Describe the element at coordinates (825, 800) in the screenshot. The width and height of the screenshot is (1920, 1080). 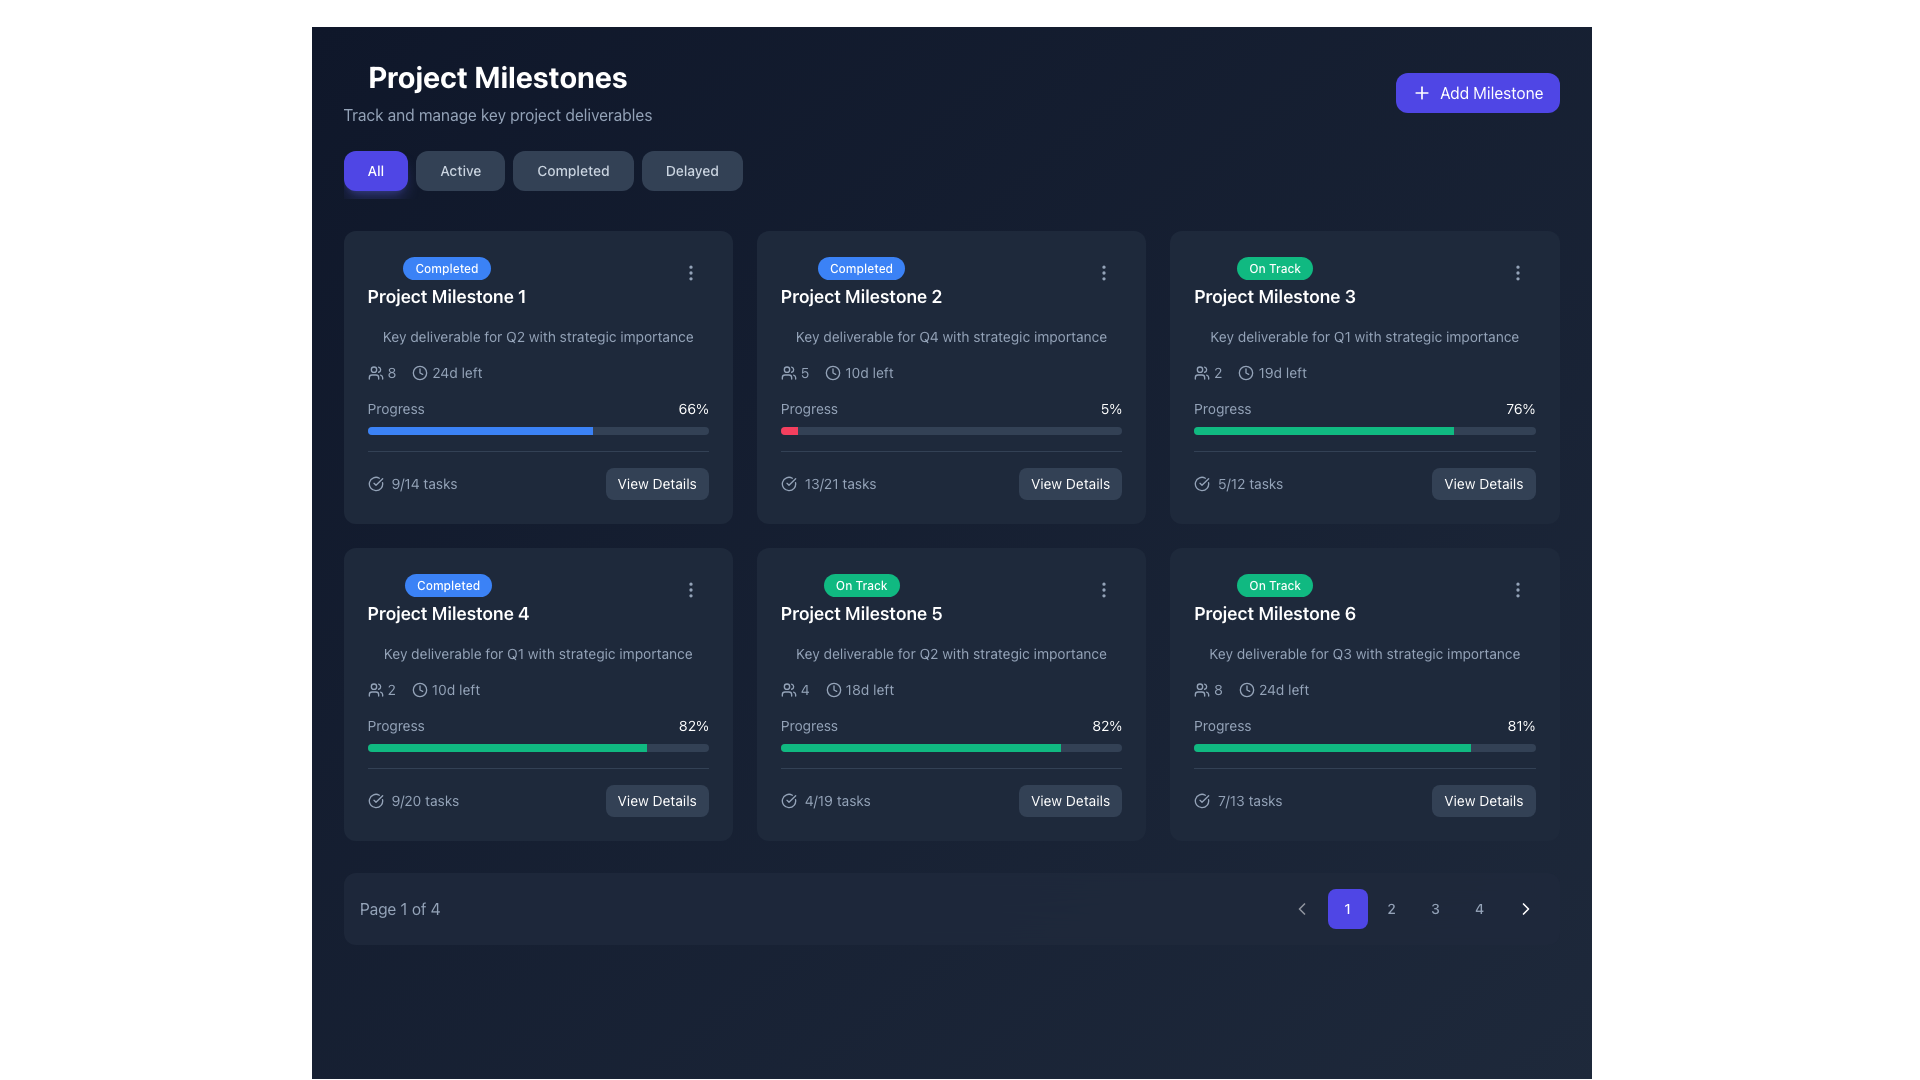
I see `the progress text label indicating the tasks related to 'Project Milestone 5', located at the bottom section of the card, to the left of the 'View Details' button` at that location.